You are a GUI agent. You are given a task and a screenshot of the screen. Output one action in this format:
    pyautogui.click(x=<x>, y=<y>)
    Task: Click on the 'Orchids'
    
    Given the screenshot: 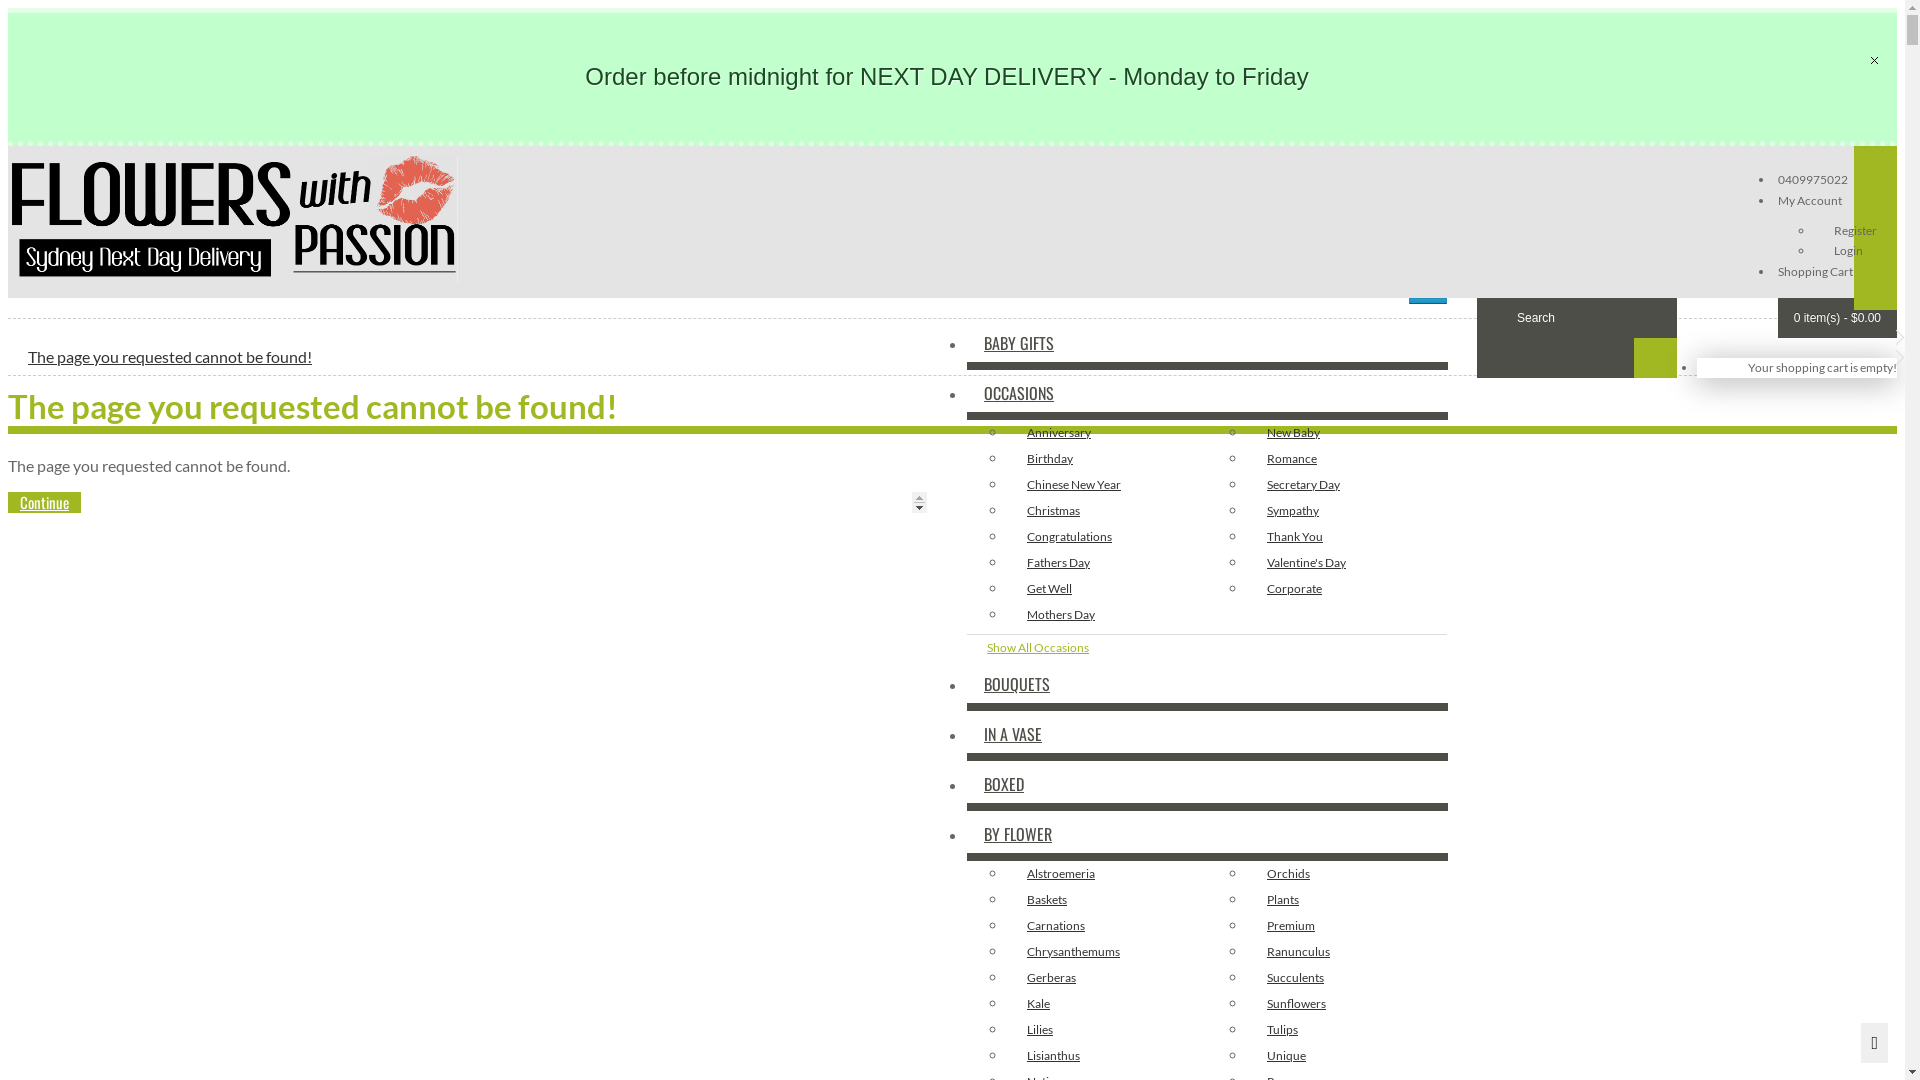 What is the action you would take?
    pyautogui.click(x=1246, y=871)
    